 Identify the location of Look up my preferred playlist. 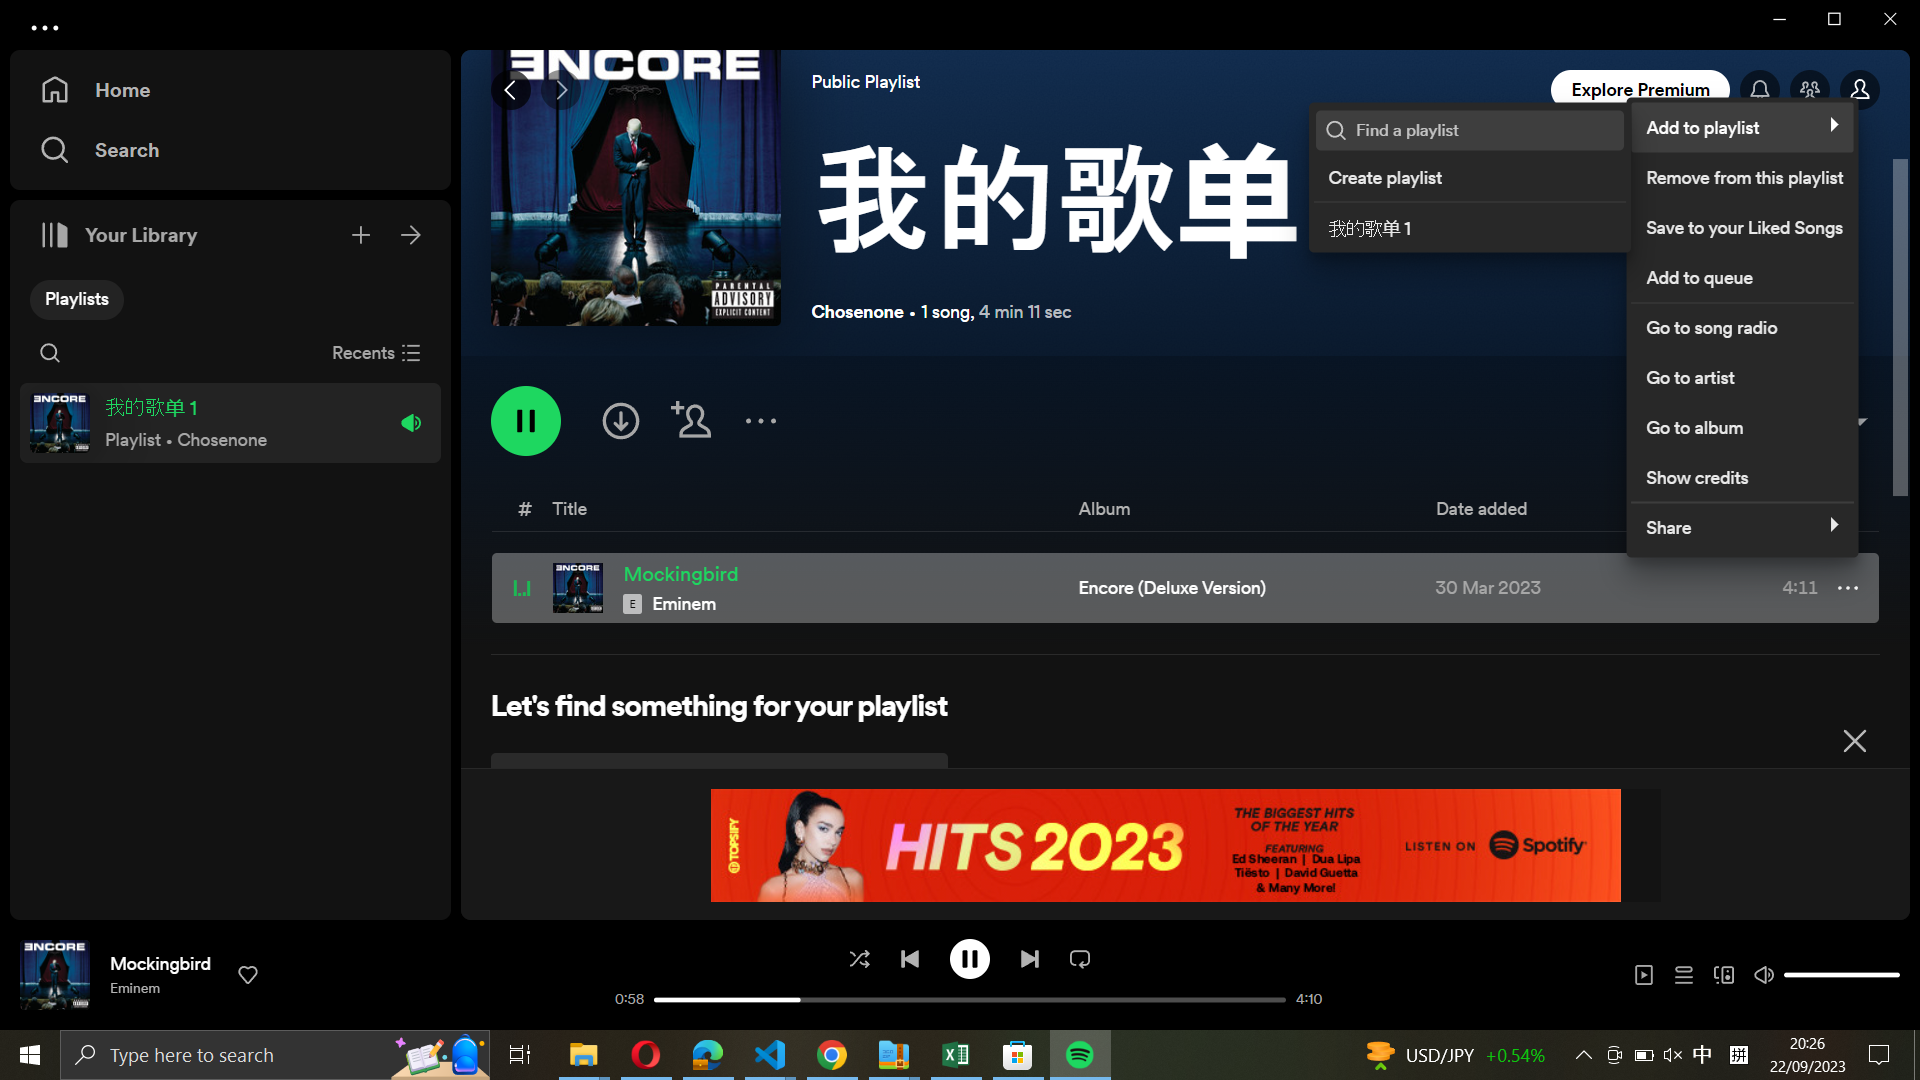
(1484, 130).